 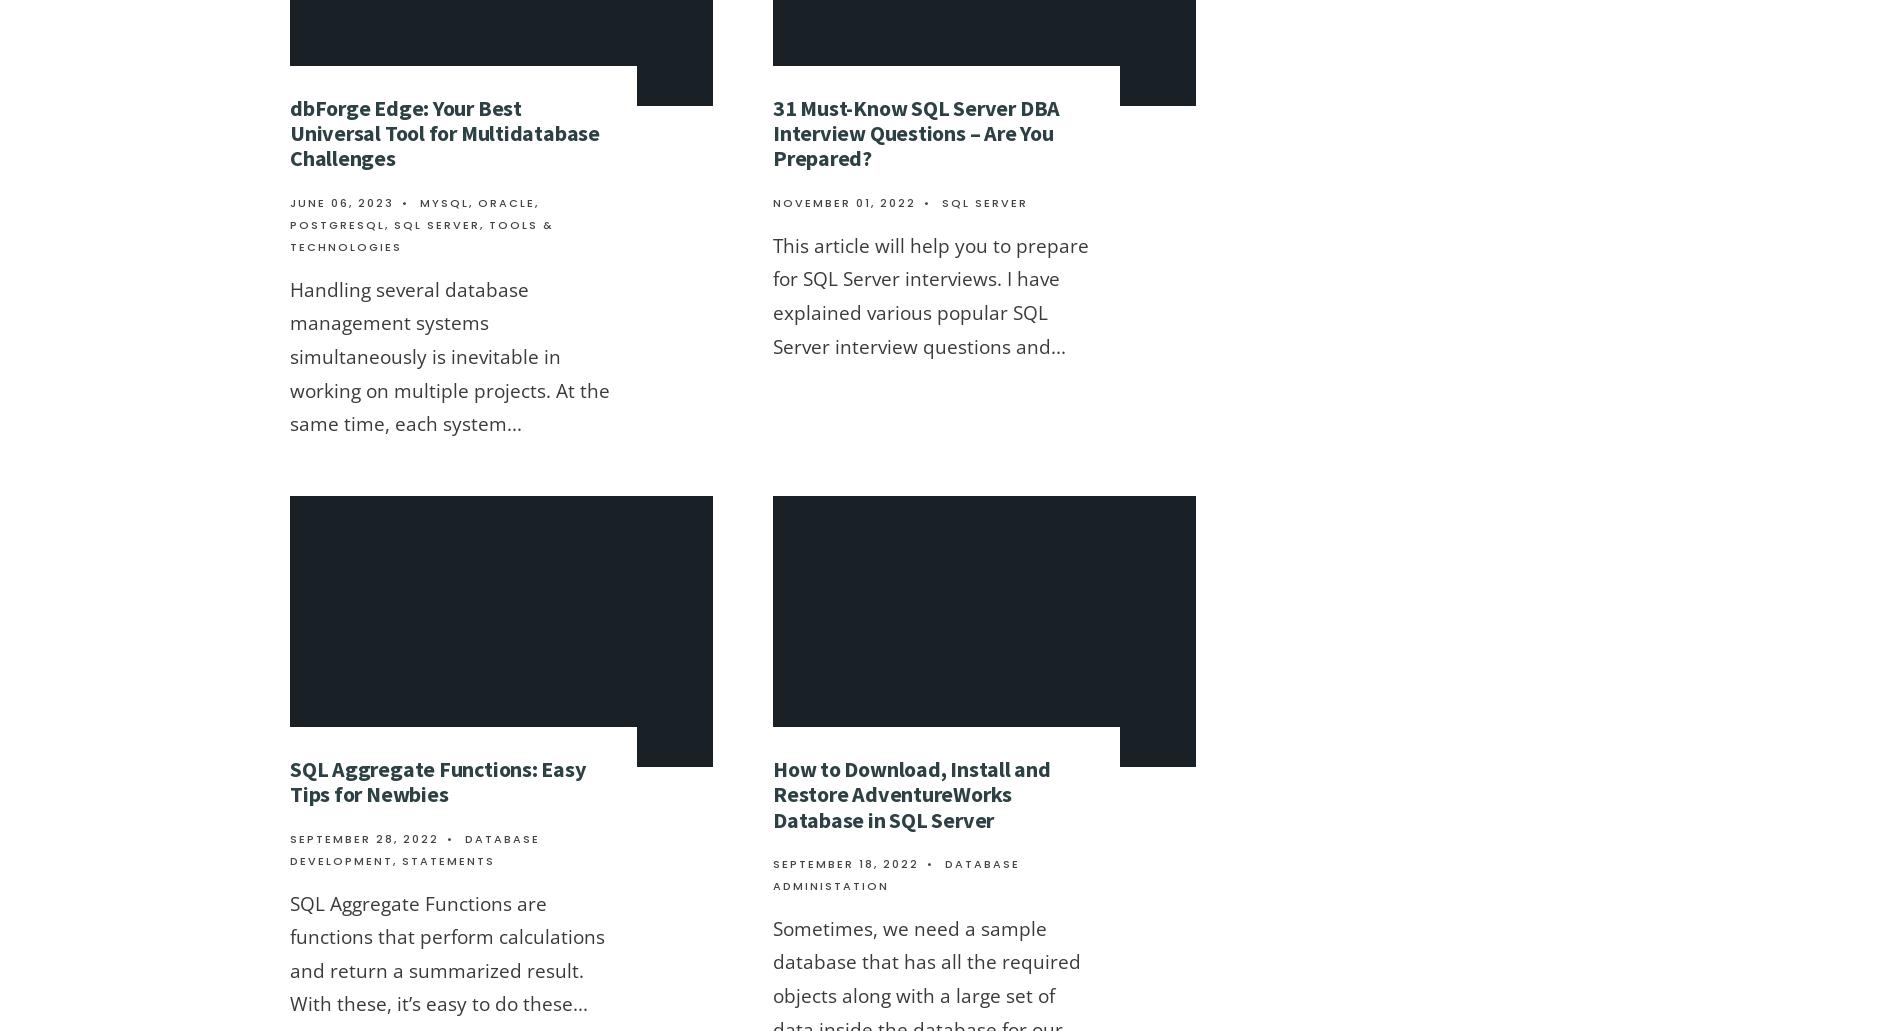 What do you see at coordinates (419, 200) in the screenshot?
I see `'MySQL'` at bounding box center [419, 200].